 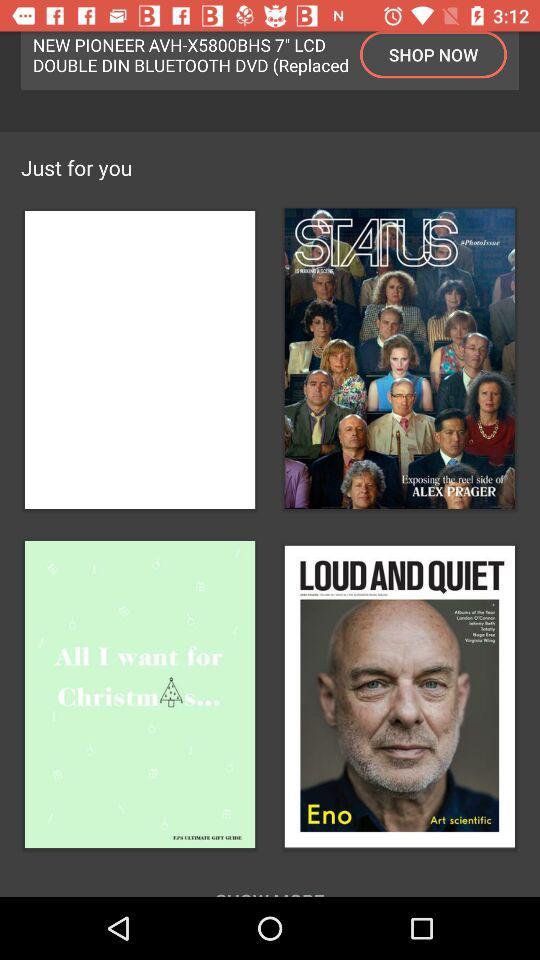 I want to click on the icon to the left of shop now item, so click(x=191, y=53).